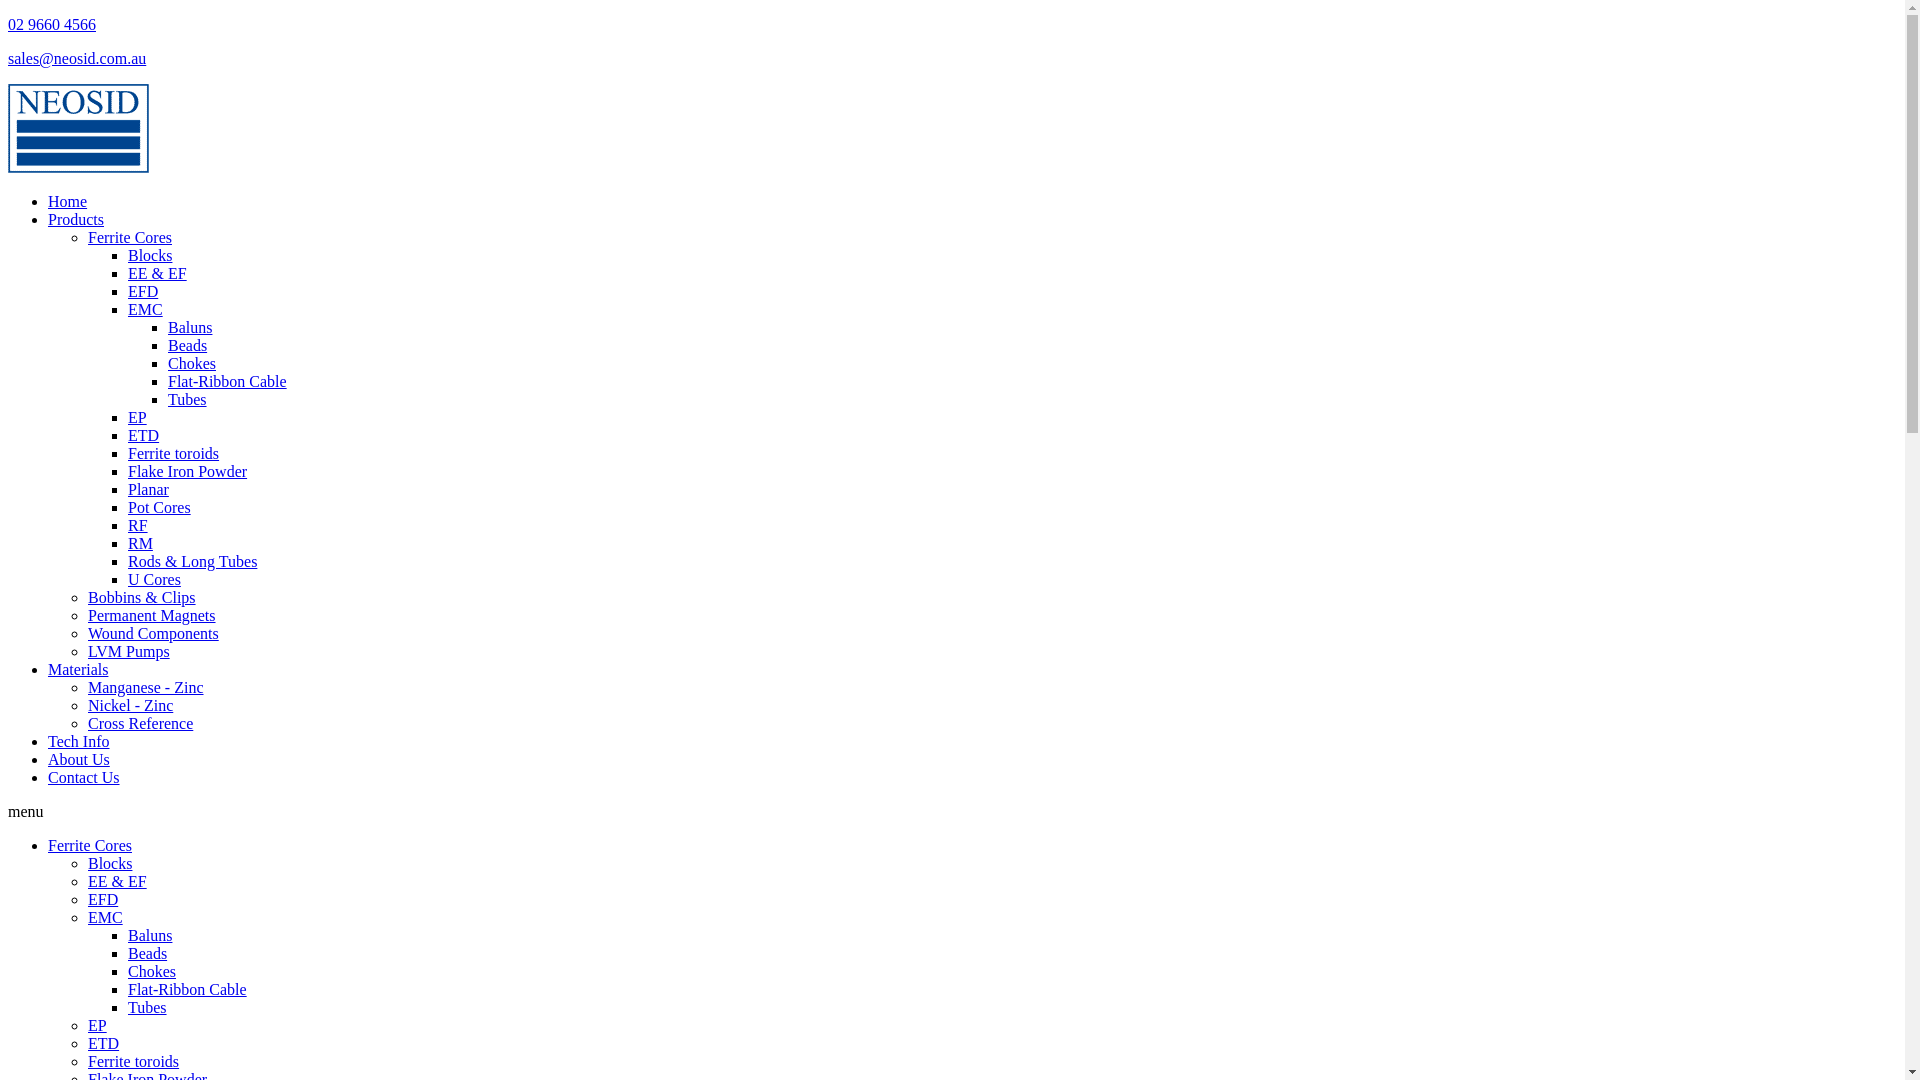 This screenshot has height=1080, width=1920. What do you see at coordinates (86, 236) in the screenshot?
I see `'Ferrite Cores'` at bounding box center [86, 236].